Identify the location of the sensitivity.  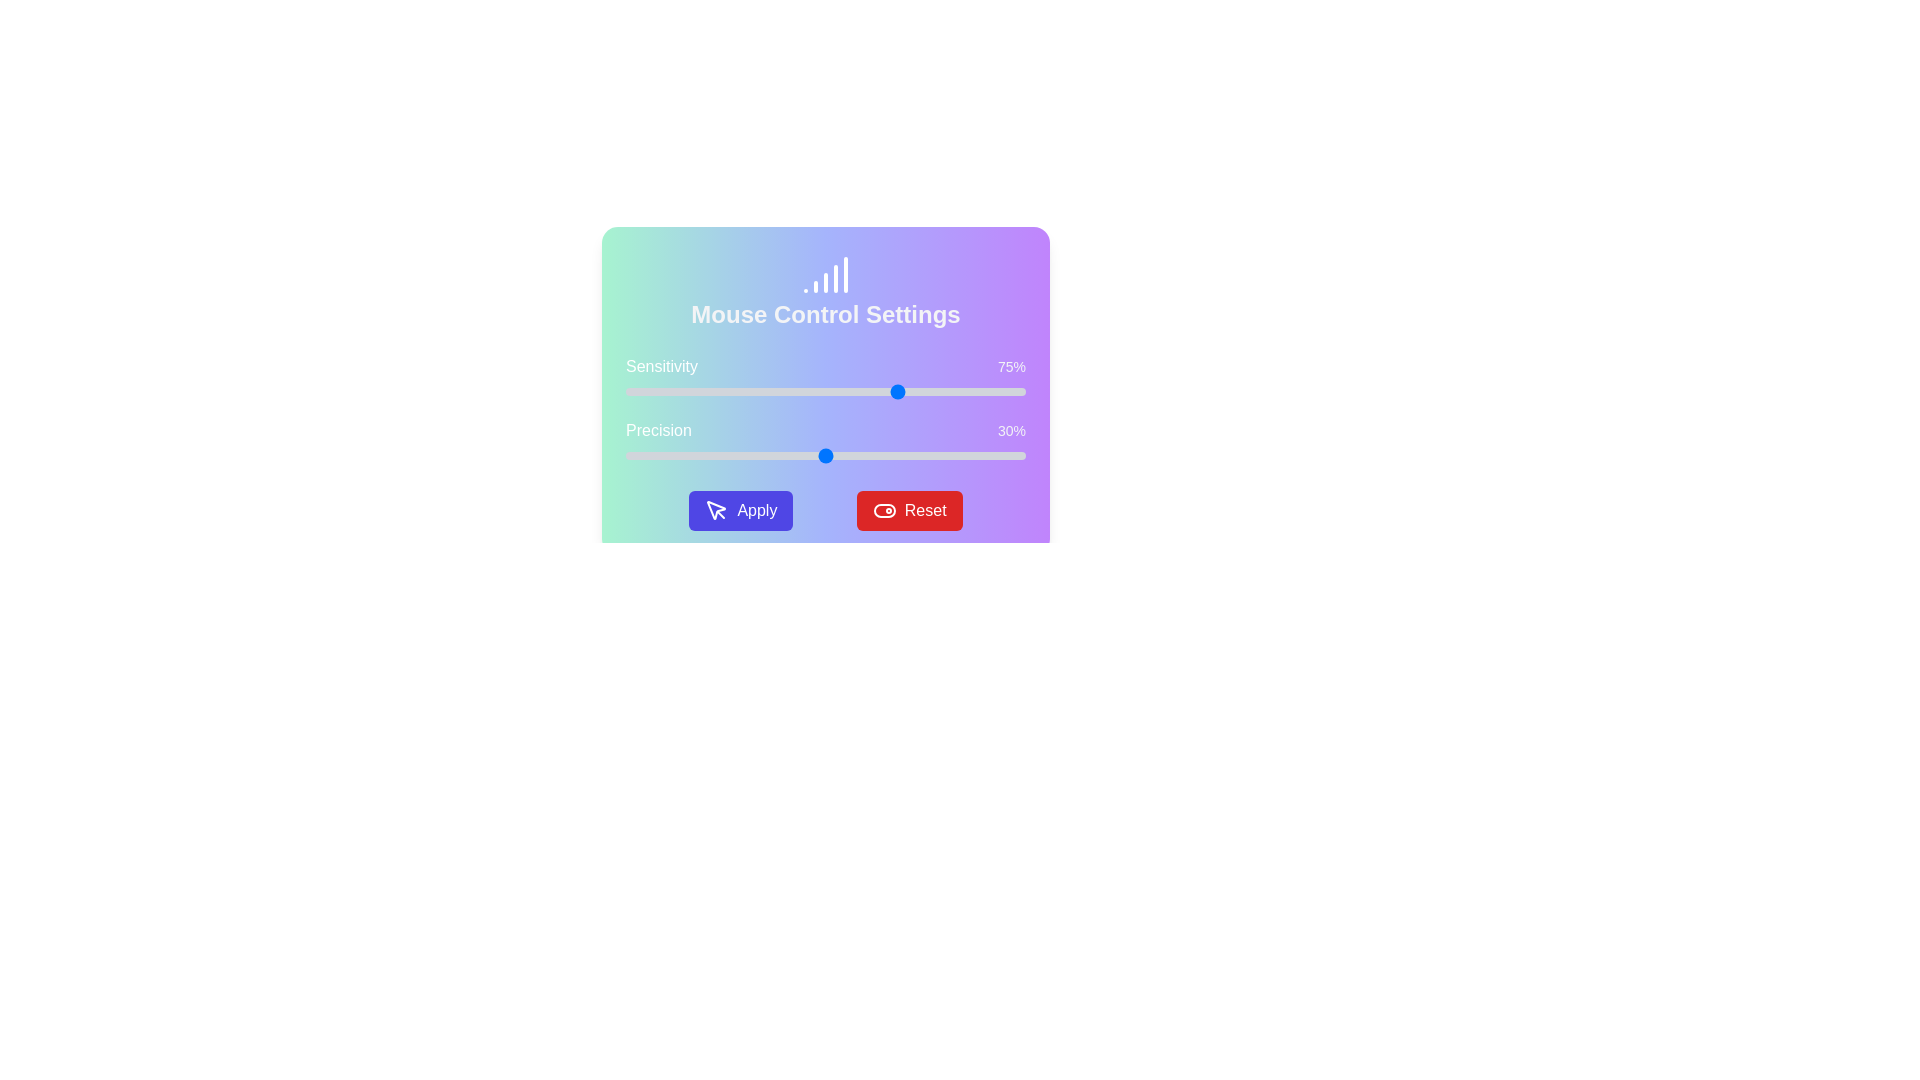
(910, 392).